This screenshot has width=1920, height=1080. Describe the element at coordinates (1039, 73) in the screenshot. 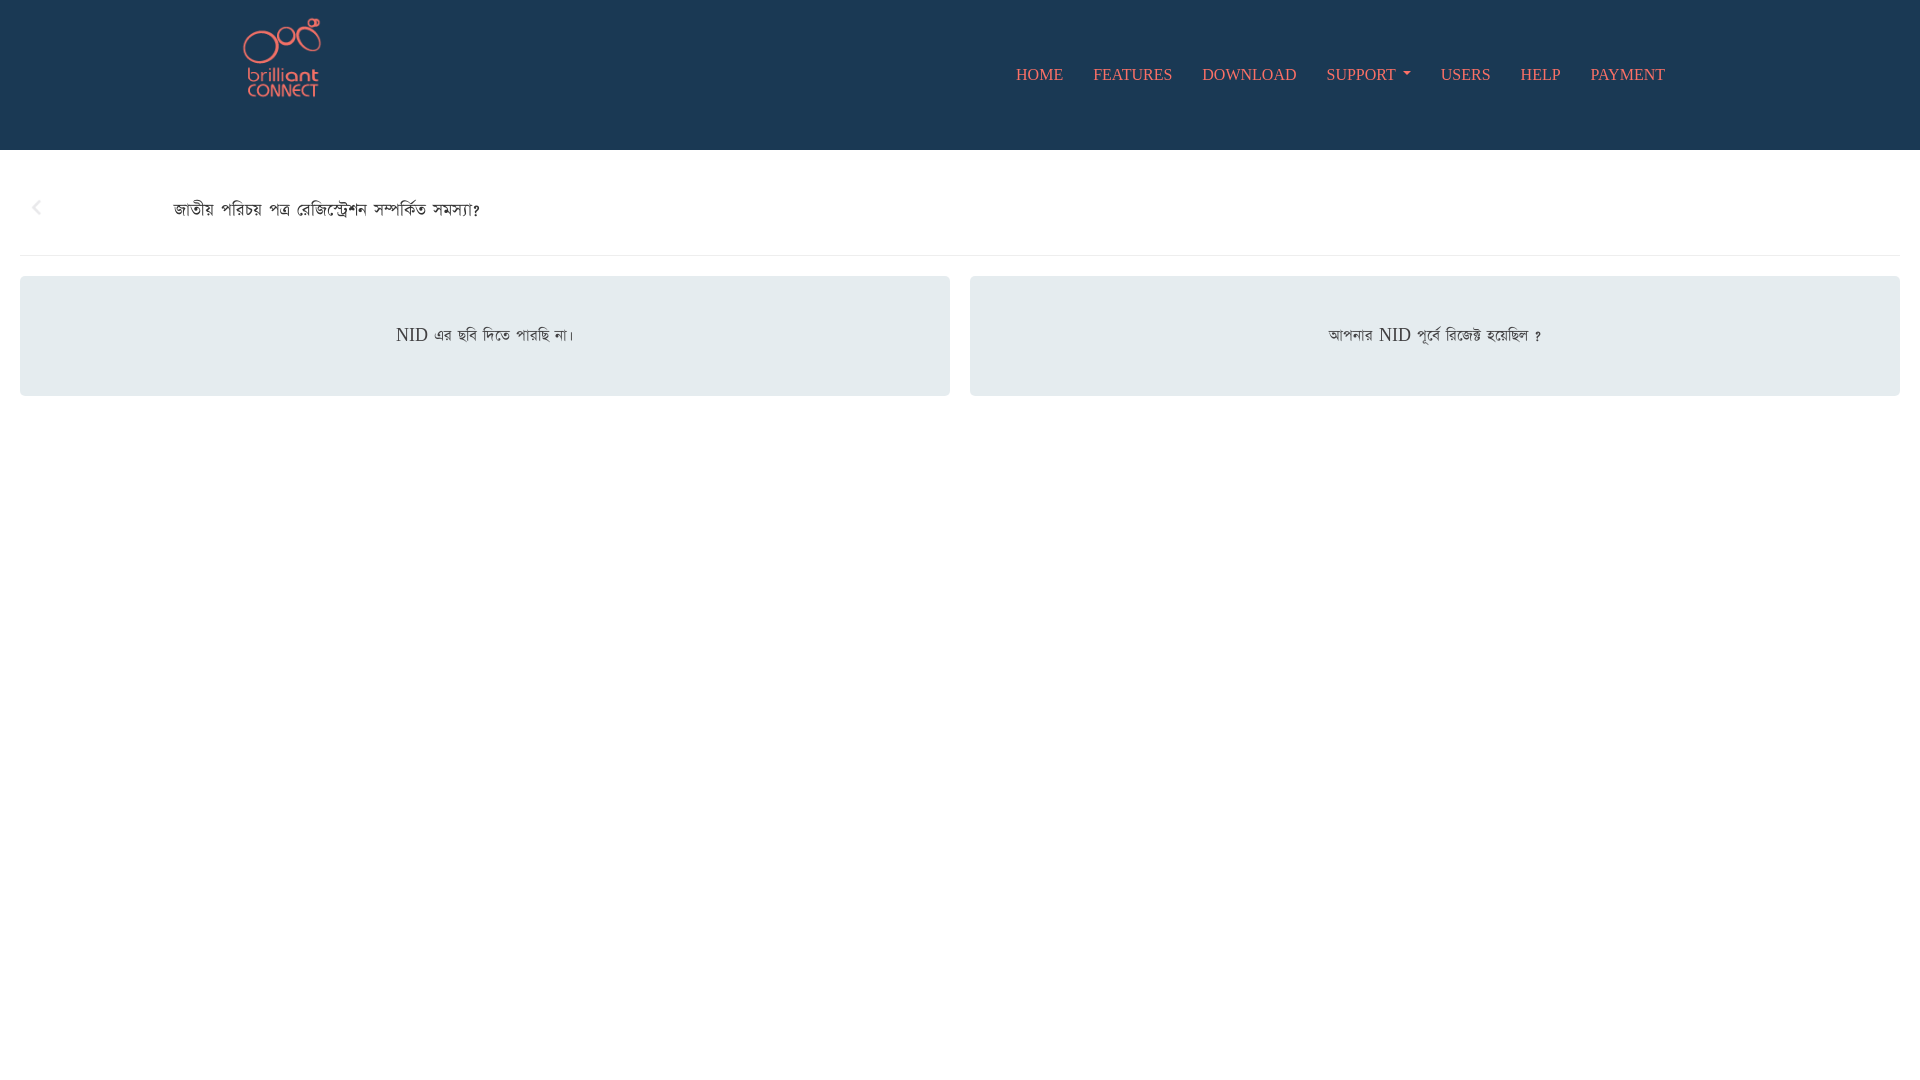

I see `'HOME'` at that location.